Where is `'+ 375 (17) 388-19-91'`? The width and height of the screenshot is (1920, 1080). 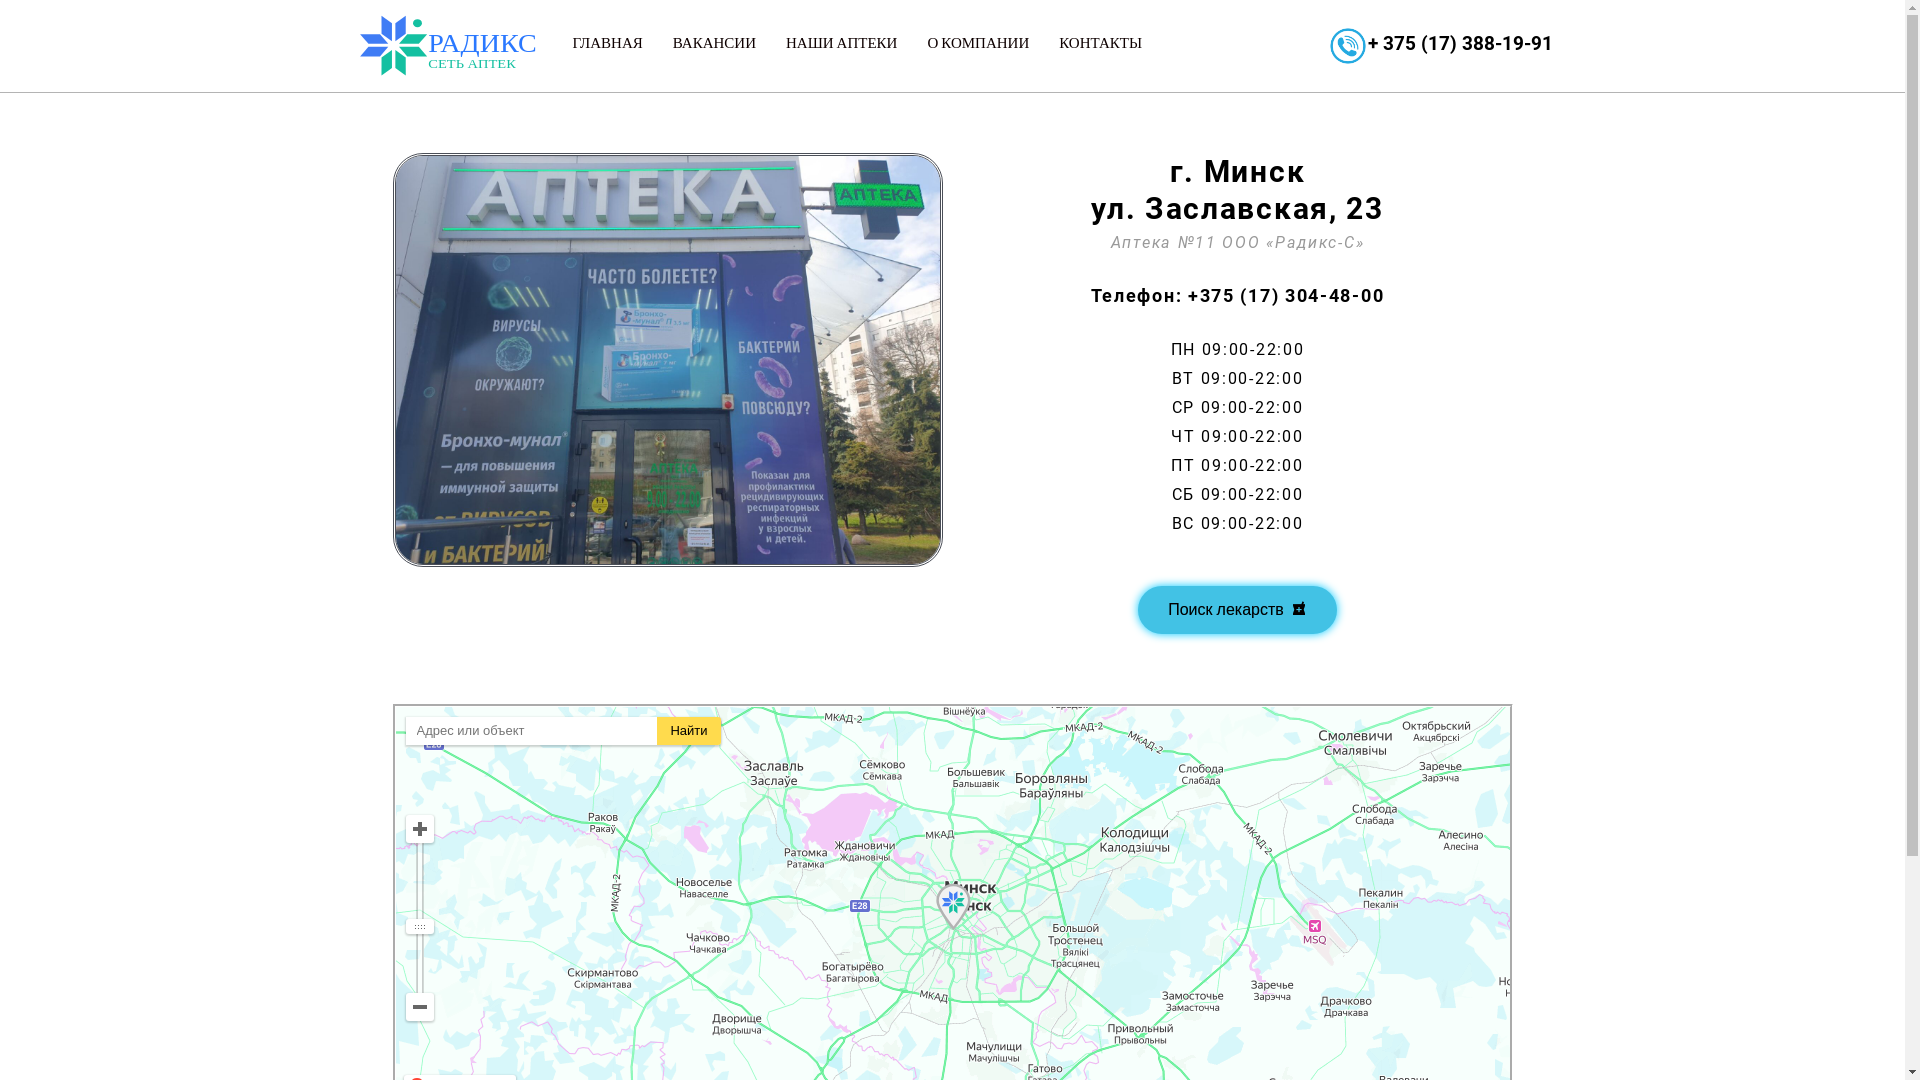
'+ 375 (17) 388-19-91' is located at coordinates (1367, 43).